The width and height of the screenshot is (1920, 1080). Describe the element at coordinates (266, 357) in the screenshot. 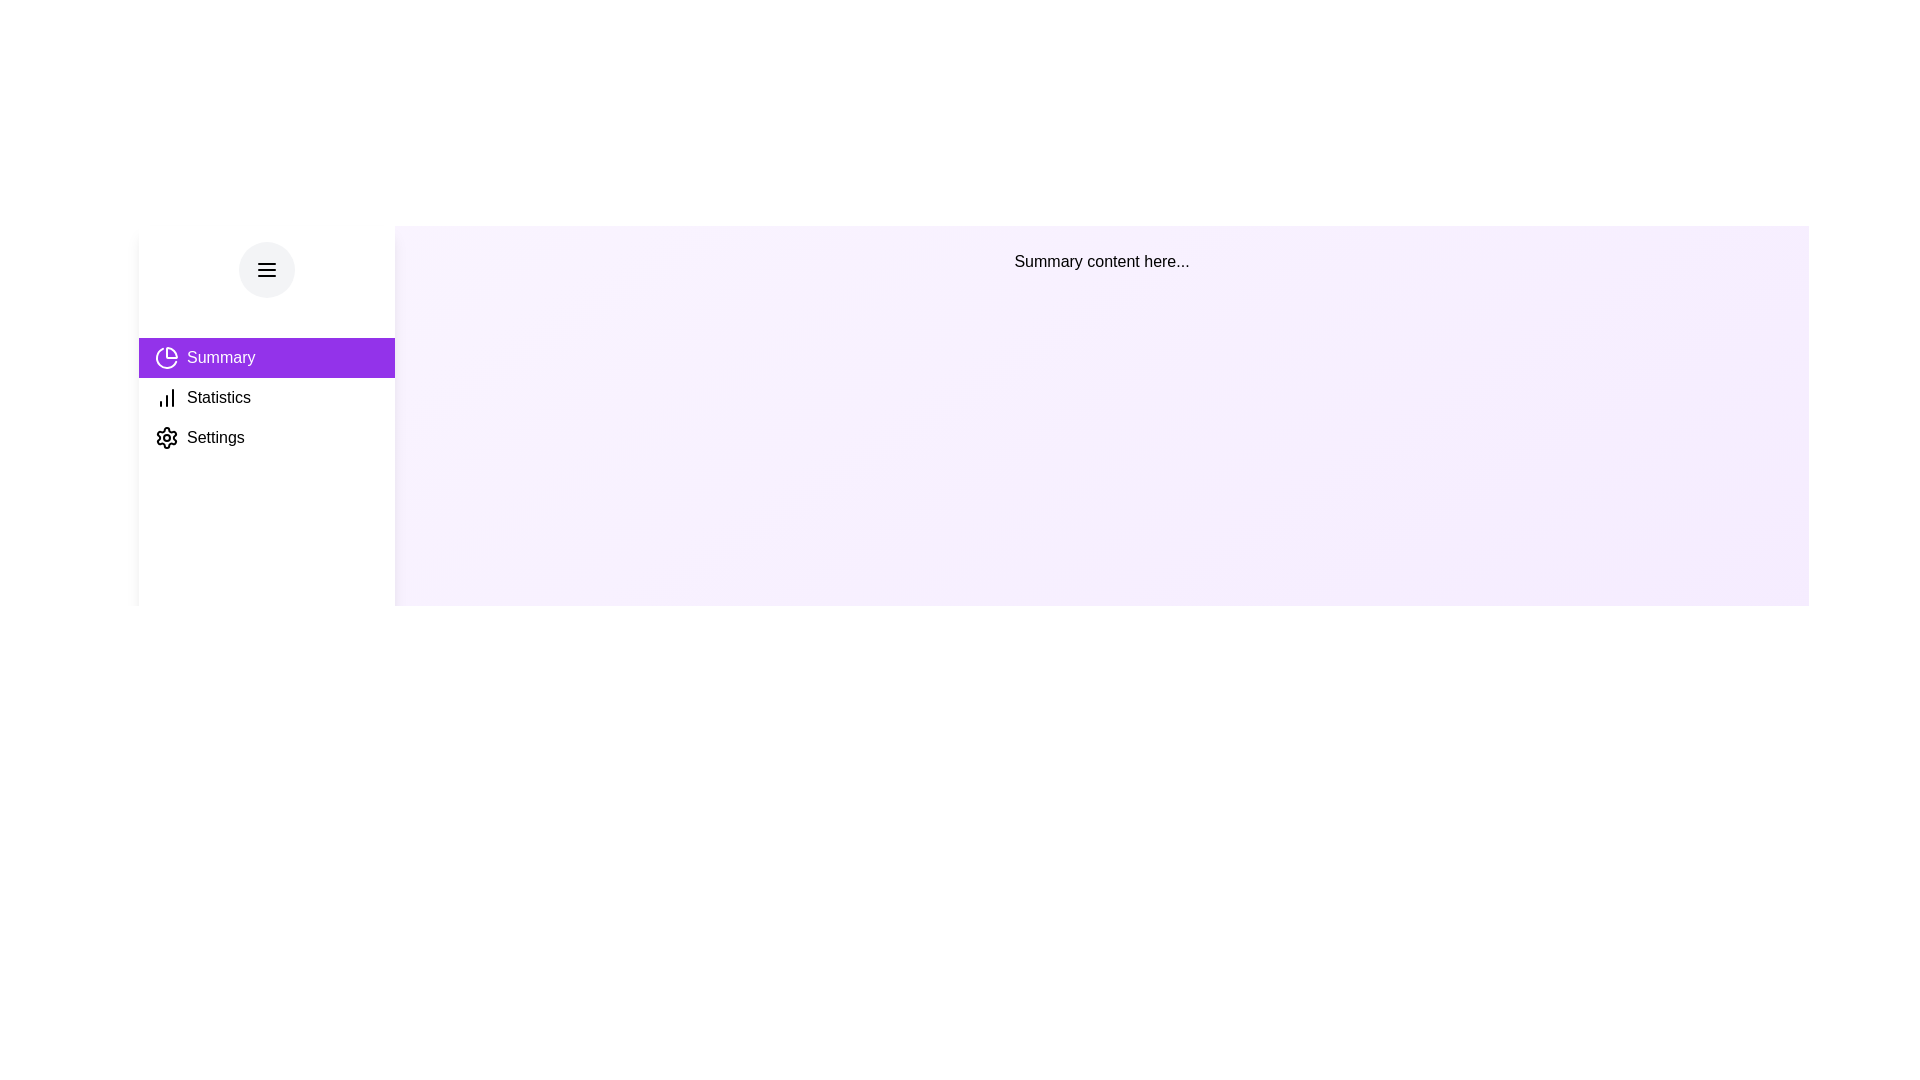

I see `the Summary tab from the sidebar menu` at that location.